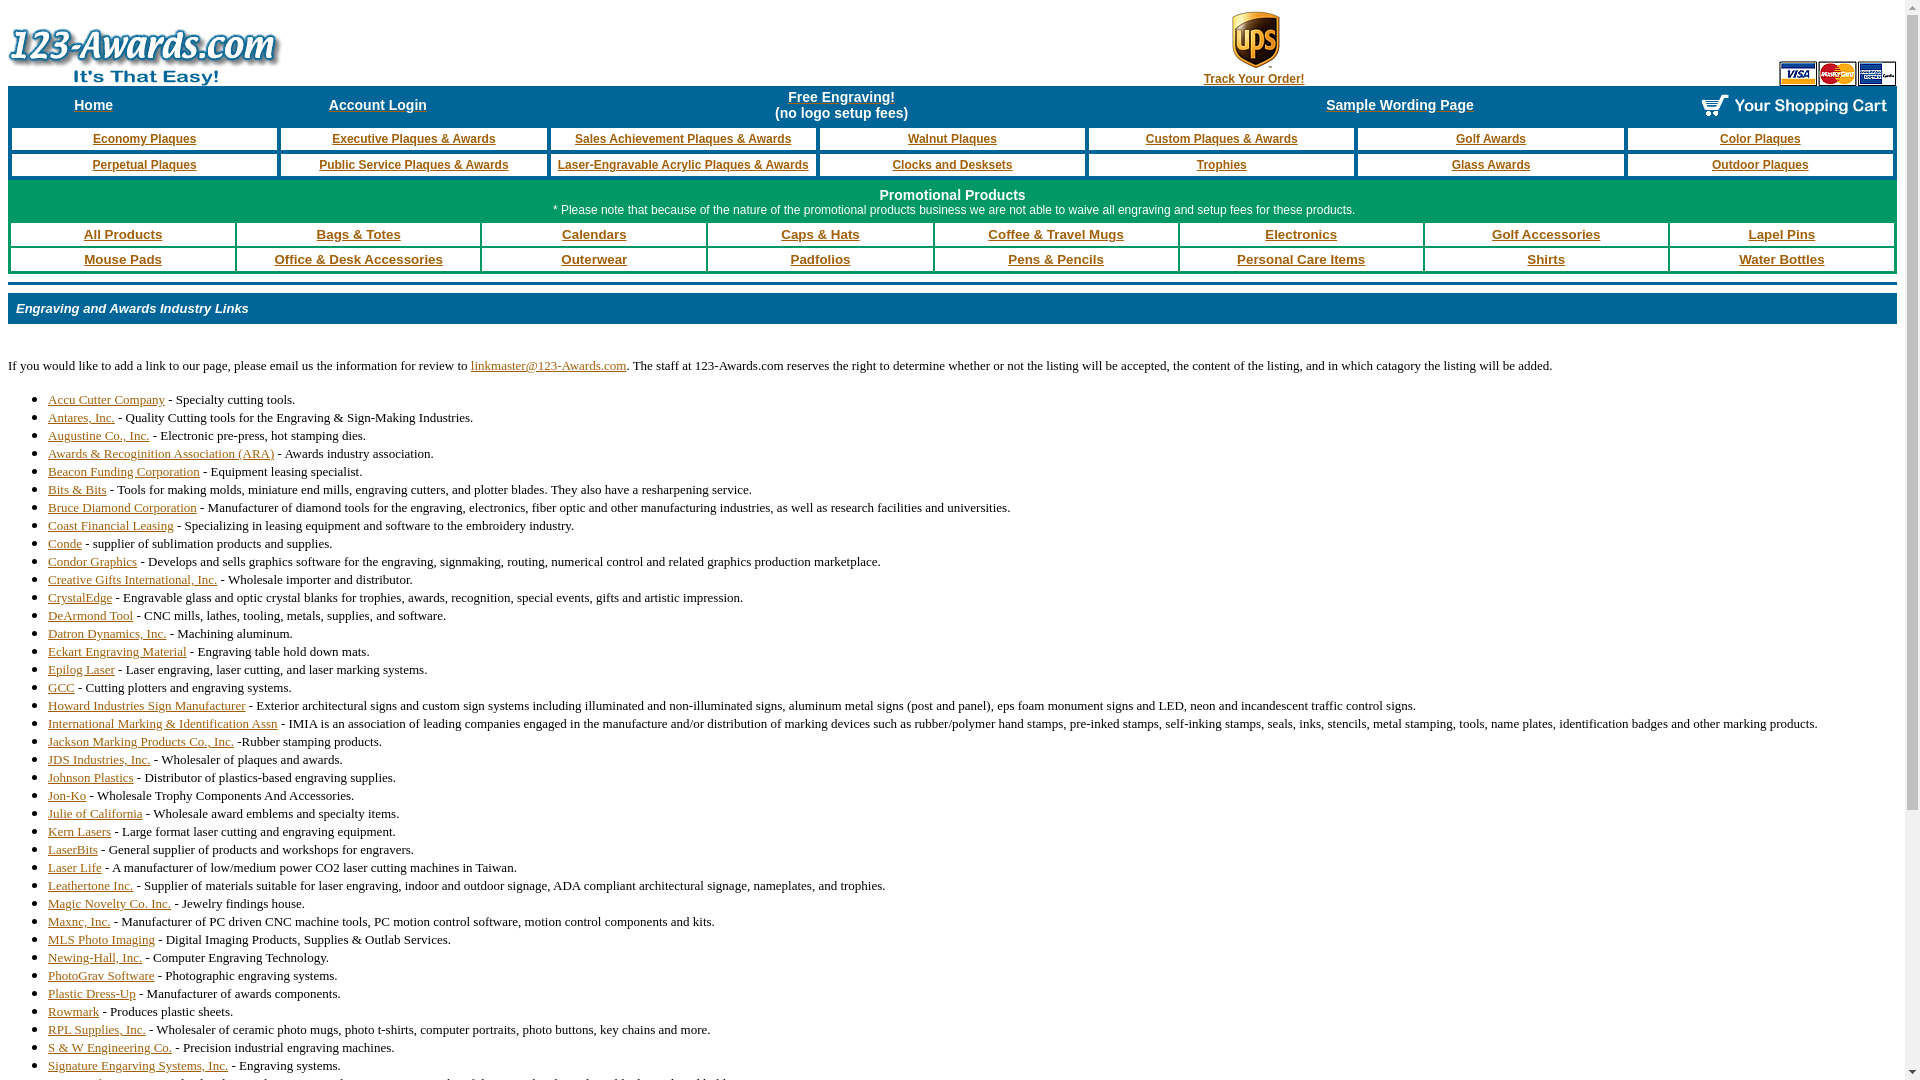 The width and height of the screenshot is (1920, 1080). Describe the element at coordinates (72, 849) in the screenshot. I see `'LaserBits'` at that location.